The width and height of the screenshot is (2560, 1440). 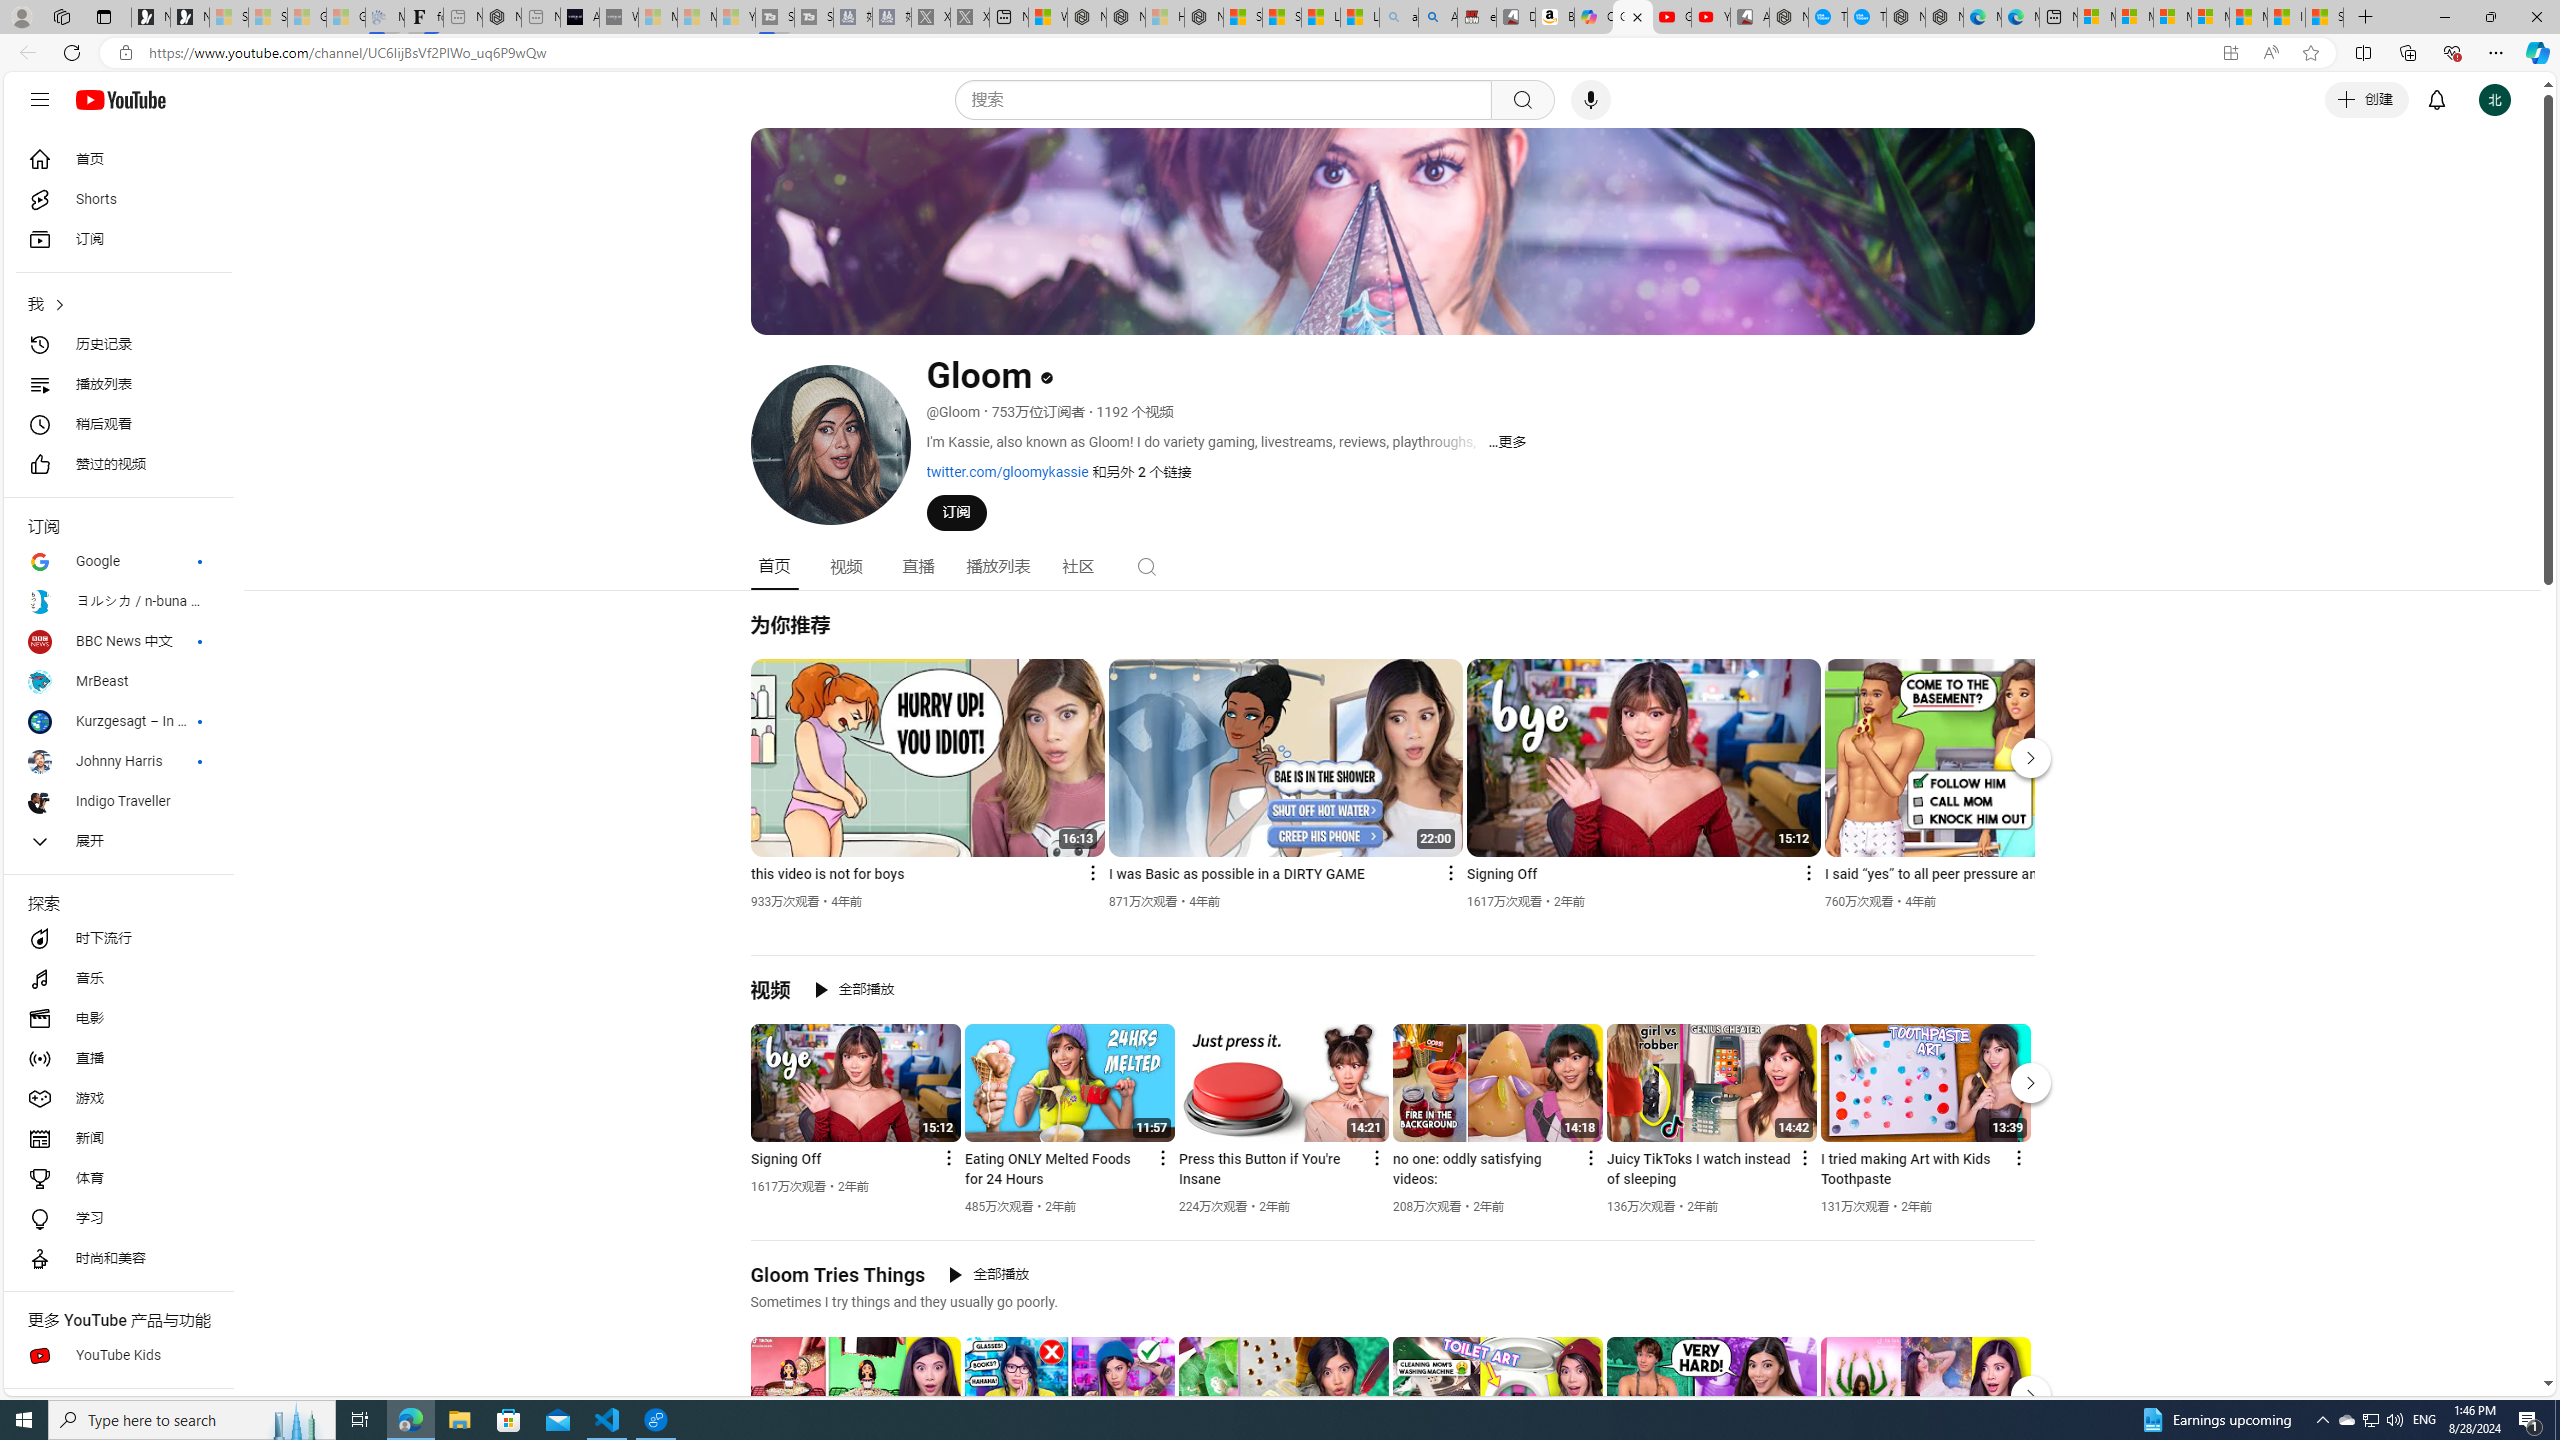 I want to click on 'App available. Install YouTube', so click(x=2230, y=53).